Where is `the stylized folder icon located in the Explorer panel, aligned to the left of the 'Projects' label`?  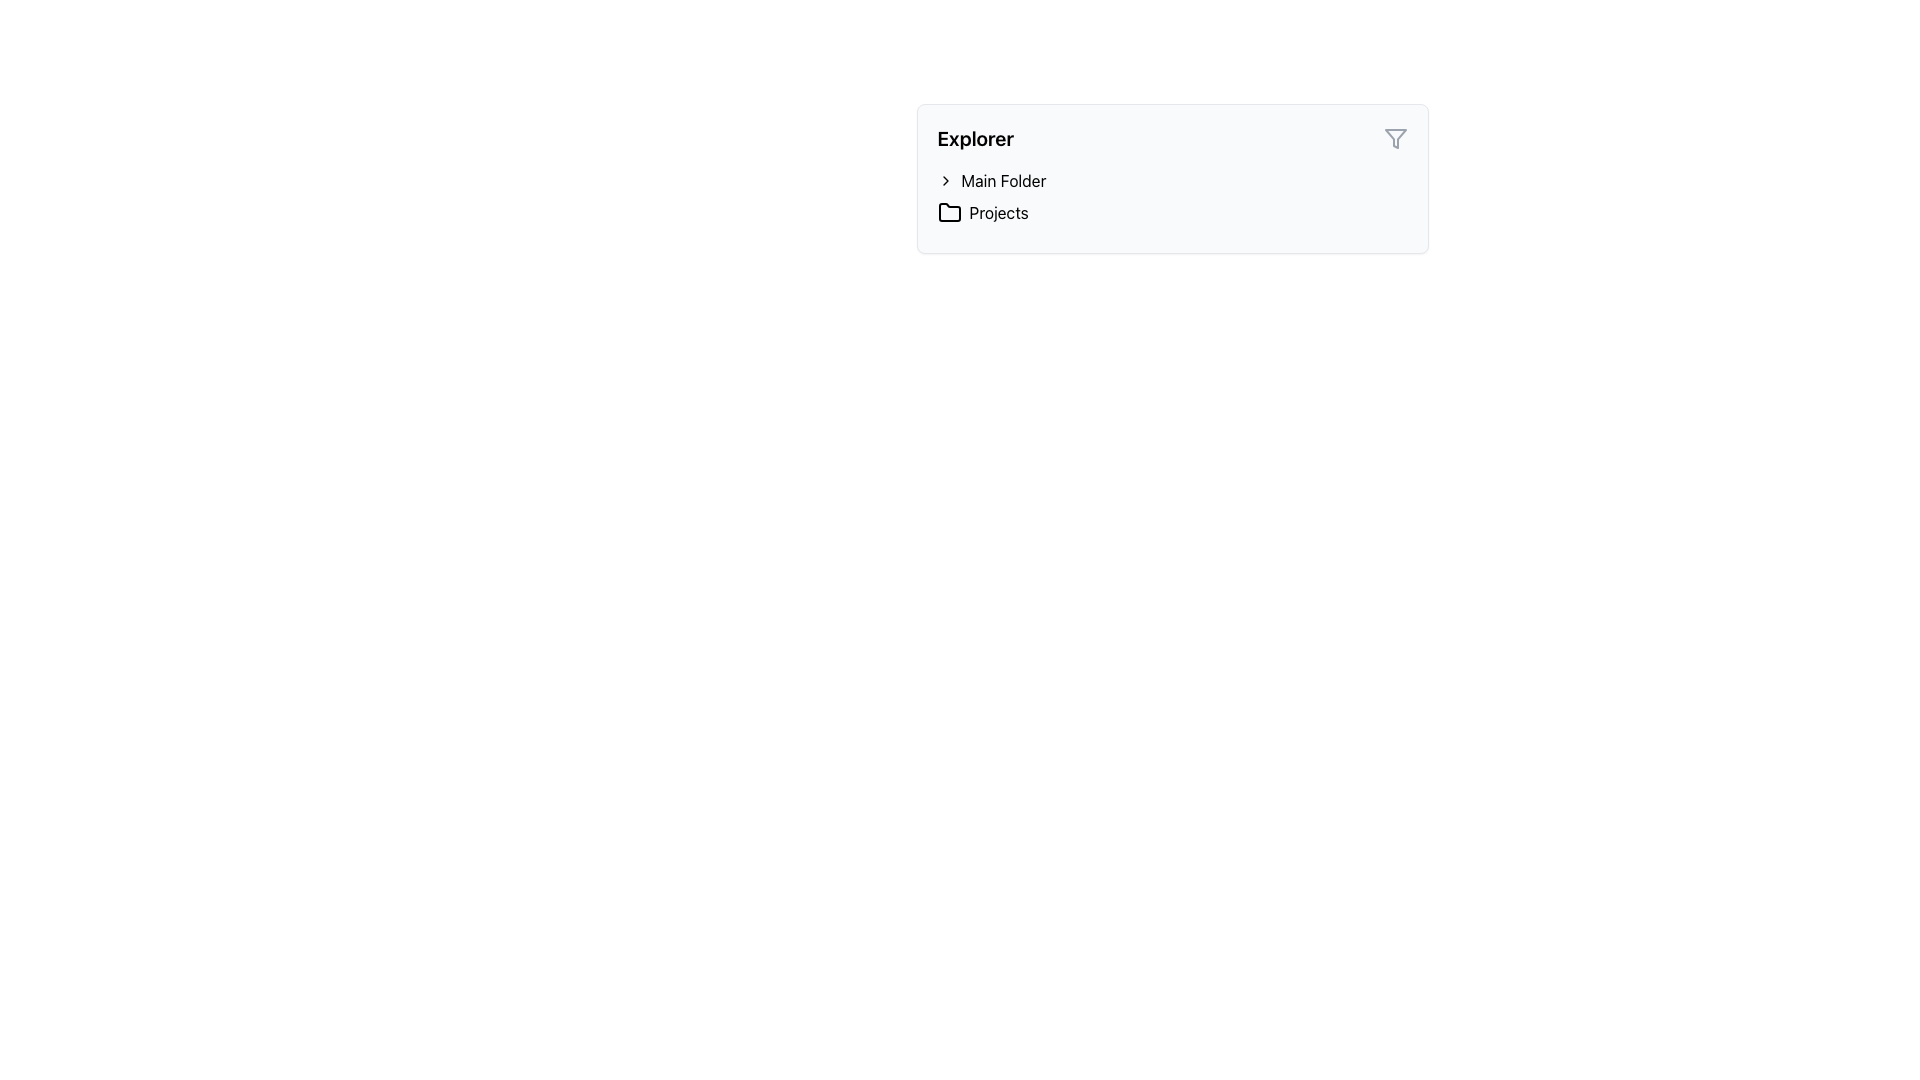
the stylized folder icon located in the Explorer panel, aligned to the left of the 'Projects' label is located at coordinates (948, 212).